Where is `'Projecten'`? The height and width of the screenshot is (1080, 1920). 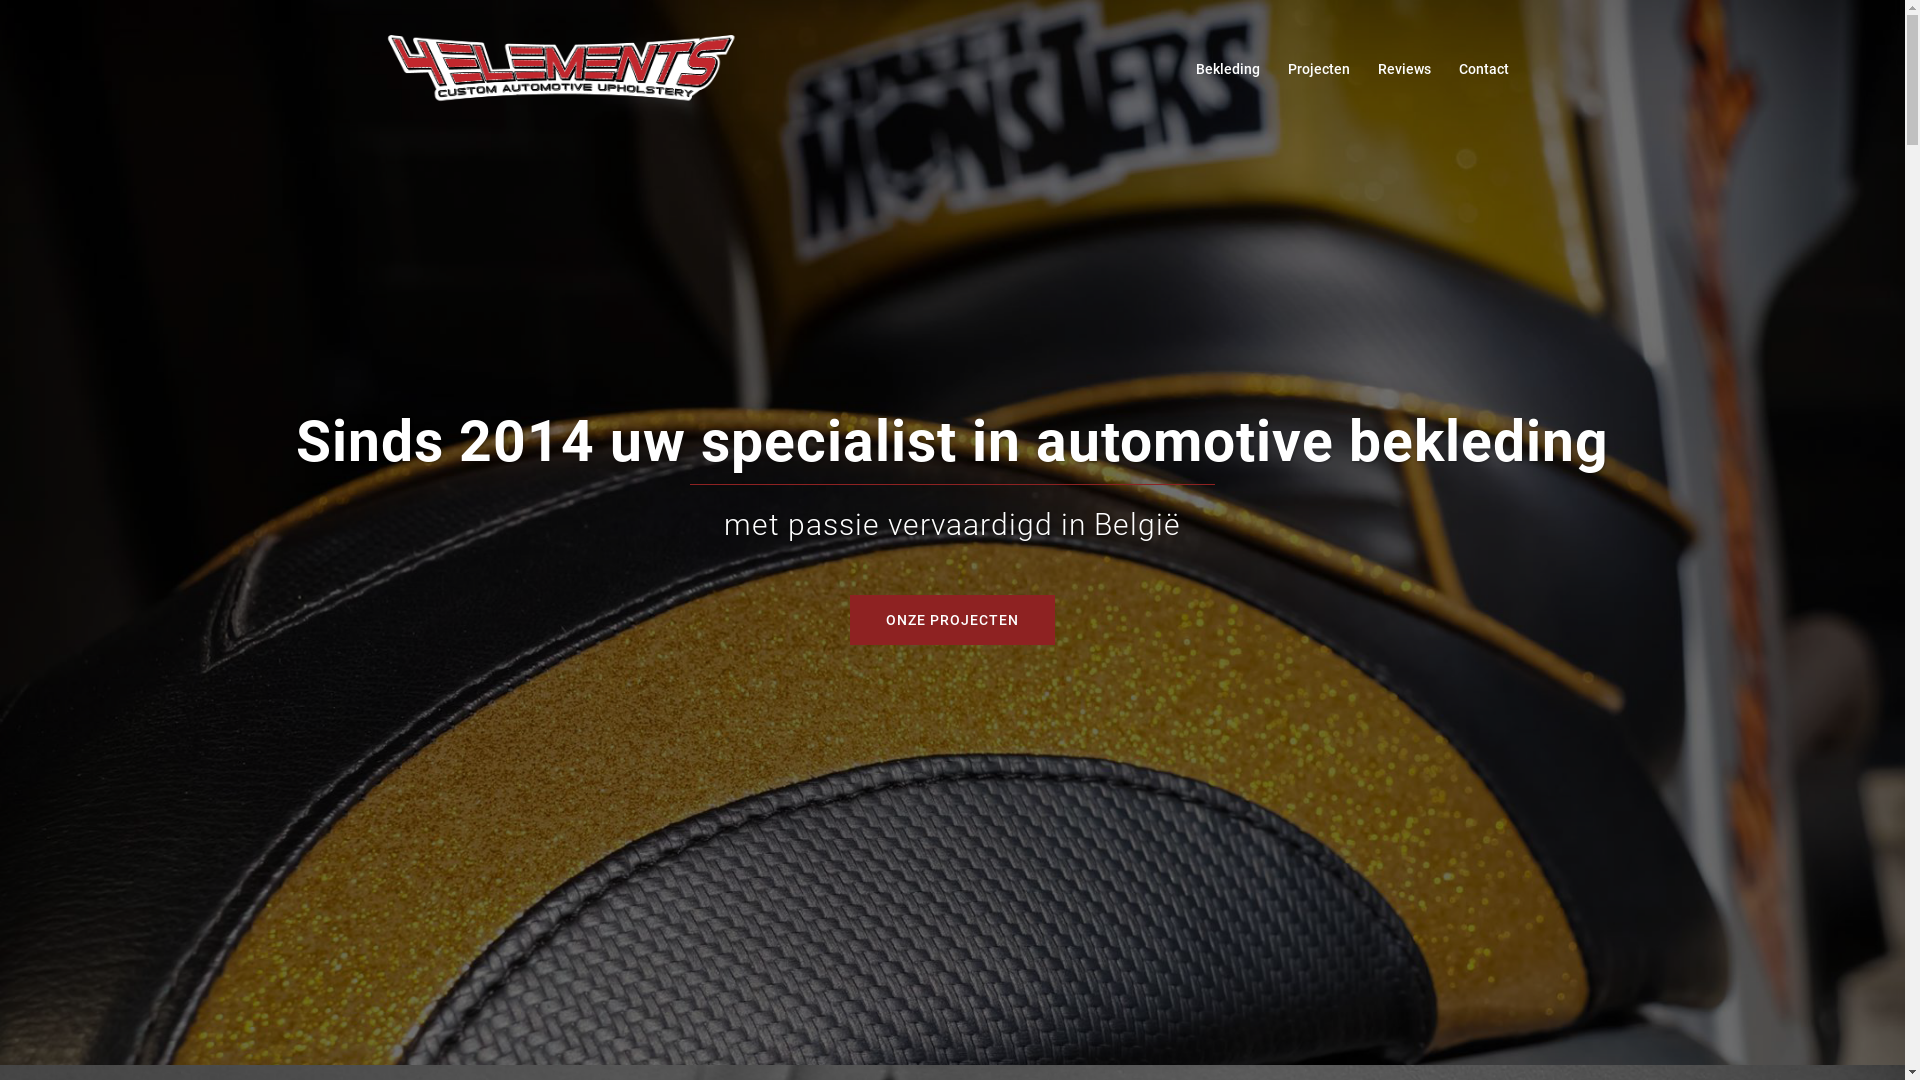 'Projecten' is located at coordinates (1287, 68).